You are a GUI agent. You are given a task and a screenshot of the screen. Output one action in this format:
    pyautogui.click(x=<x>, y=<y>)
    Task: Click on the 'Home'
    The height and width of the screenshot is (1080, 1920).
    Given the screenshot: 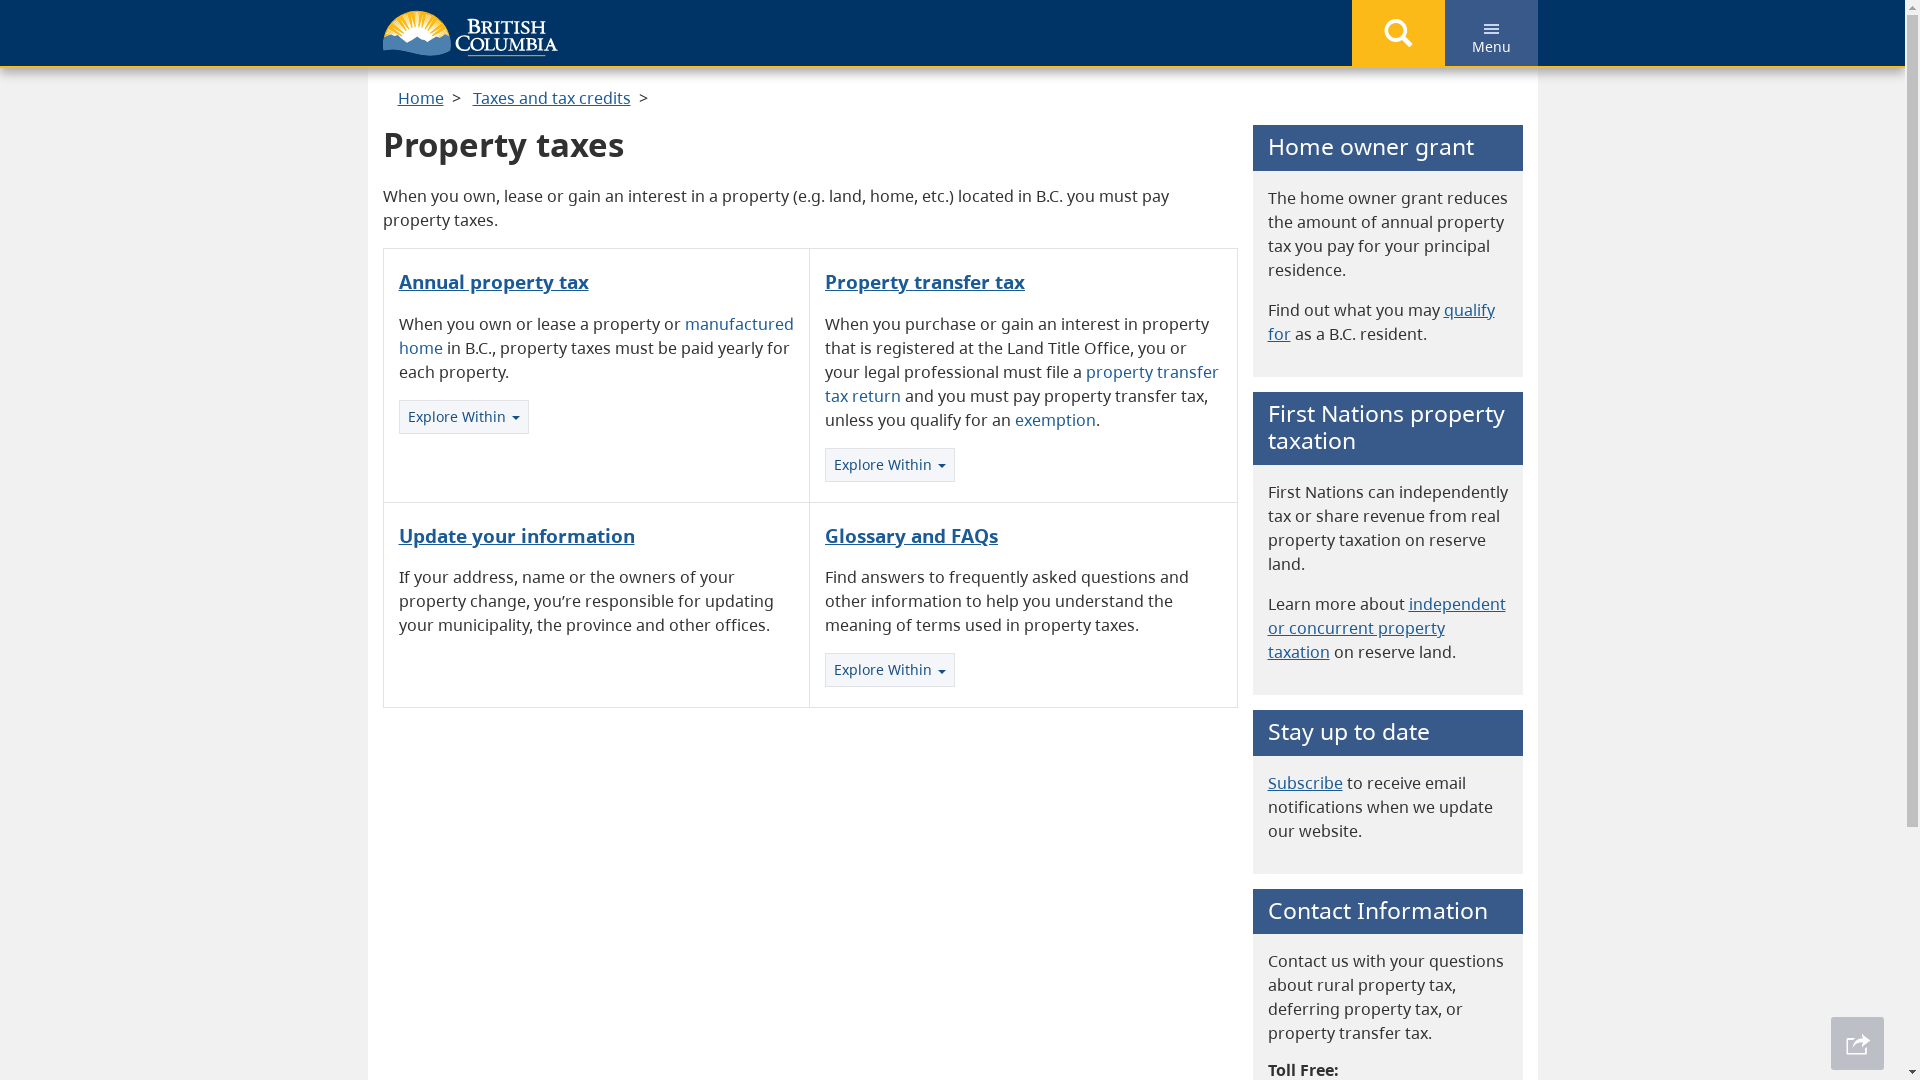 What is the action you would take?
    pyautogui.click(x=398, y=97)
    